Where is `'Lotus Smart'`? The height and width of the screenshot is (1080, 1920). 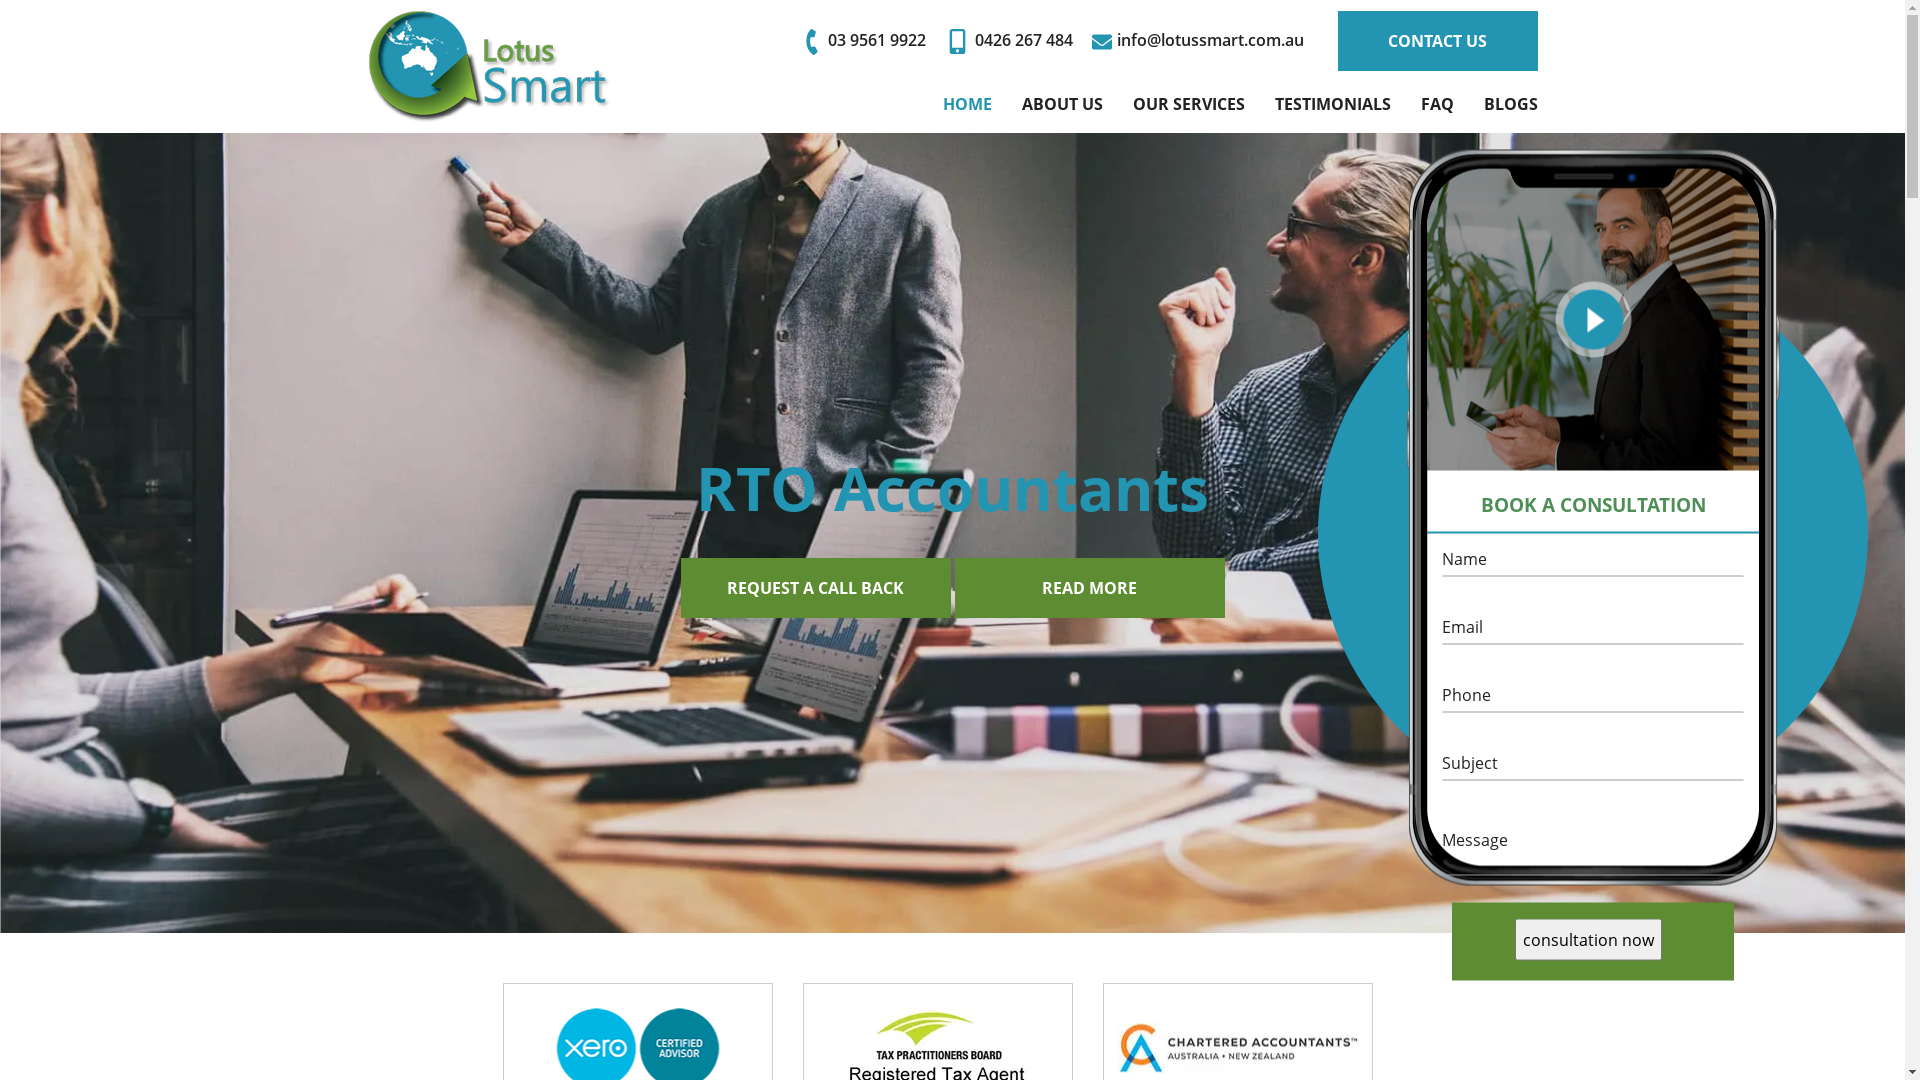 'Lotus Smart' is located at coordinates (489, 65).